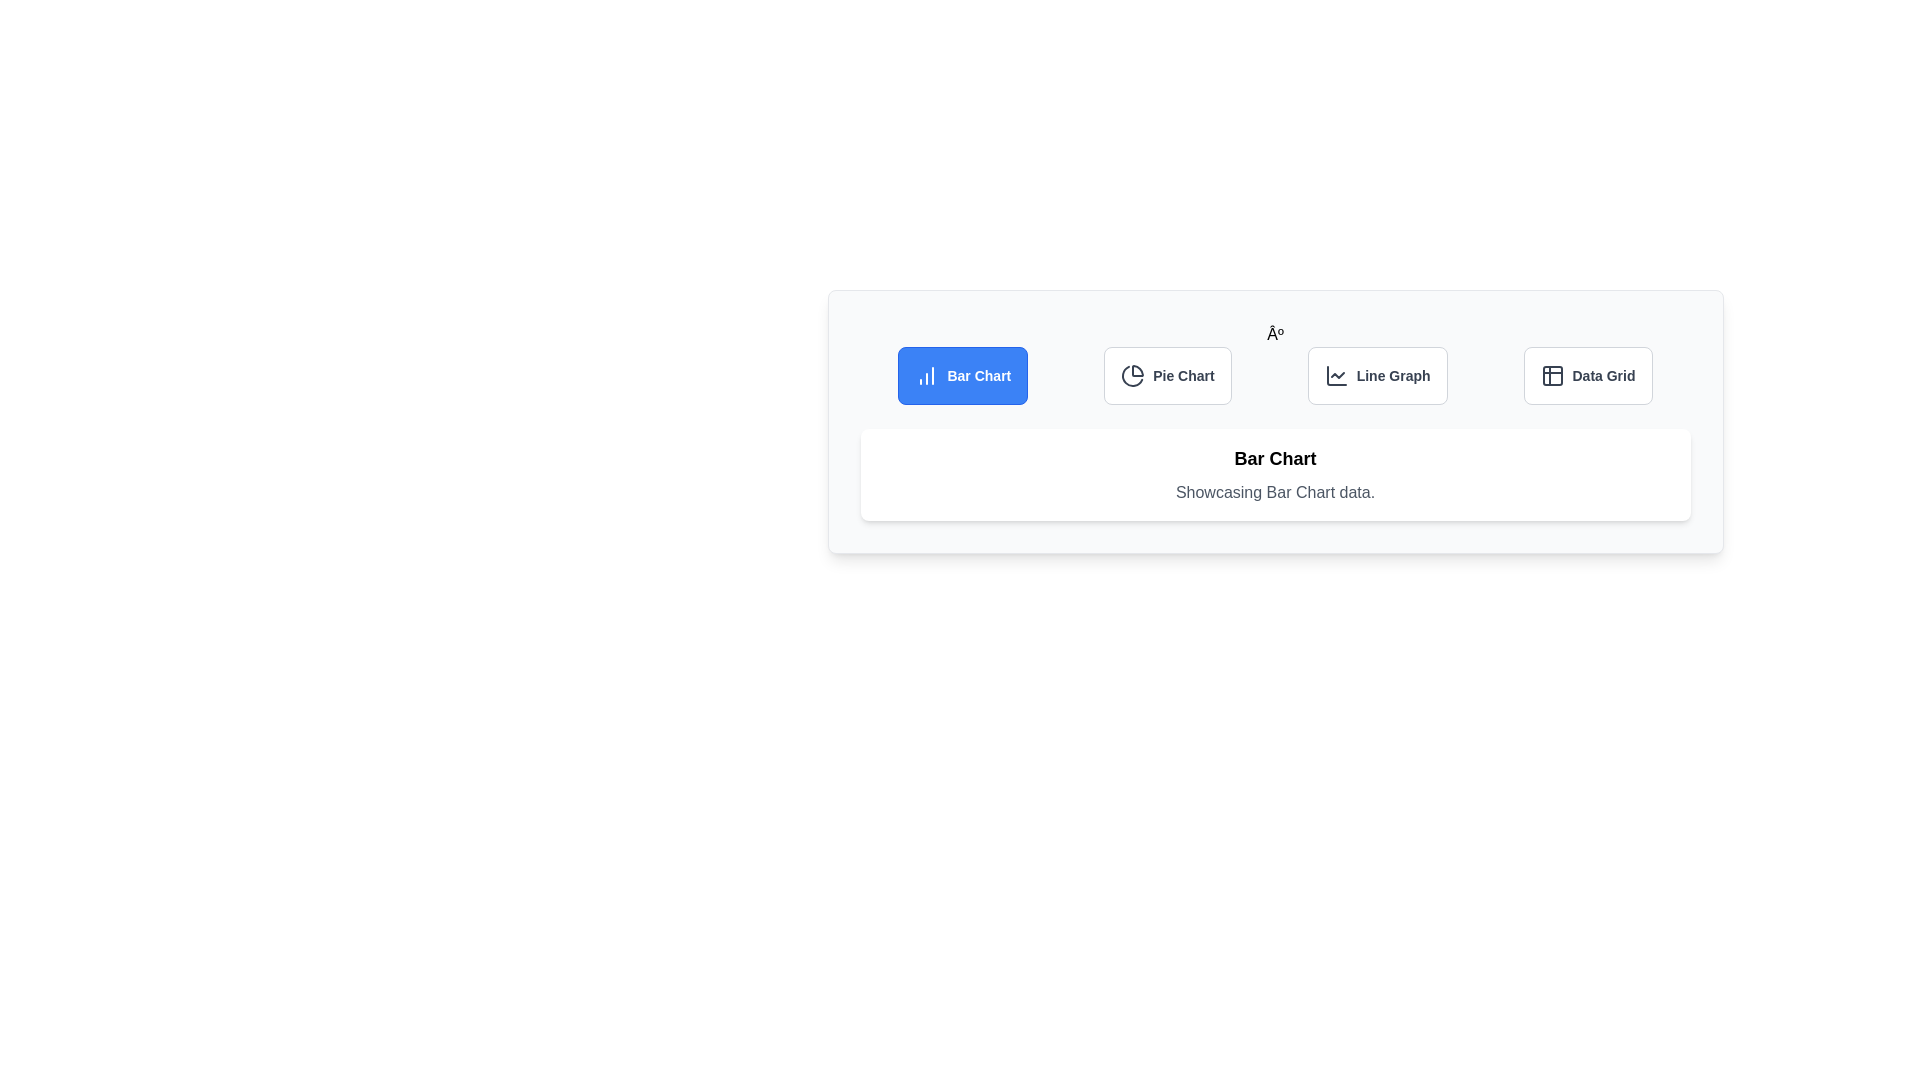  What do you see at coordinates (1587, 375) in the screenshot?
I see `the Data Grid tab to view its data visualization` at bounding box center [1587, 375].